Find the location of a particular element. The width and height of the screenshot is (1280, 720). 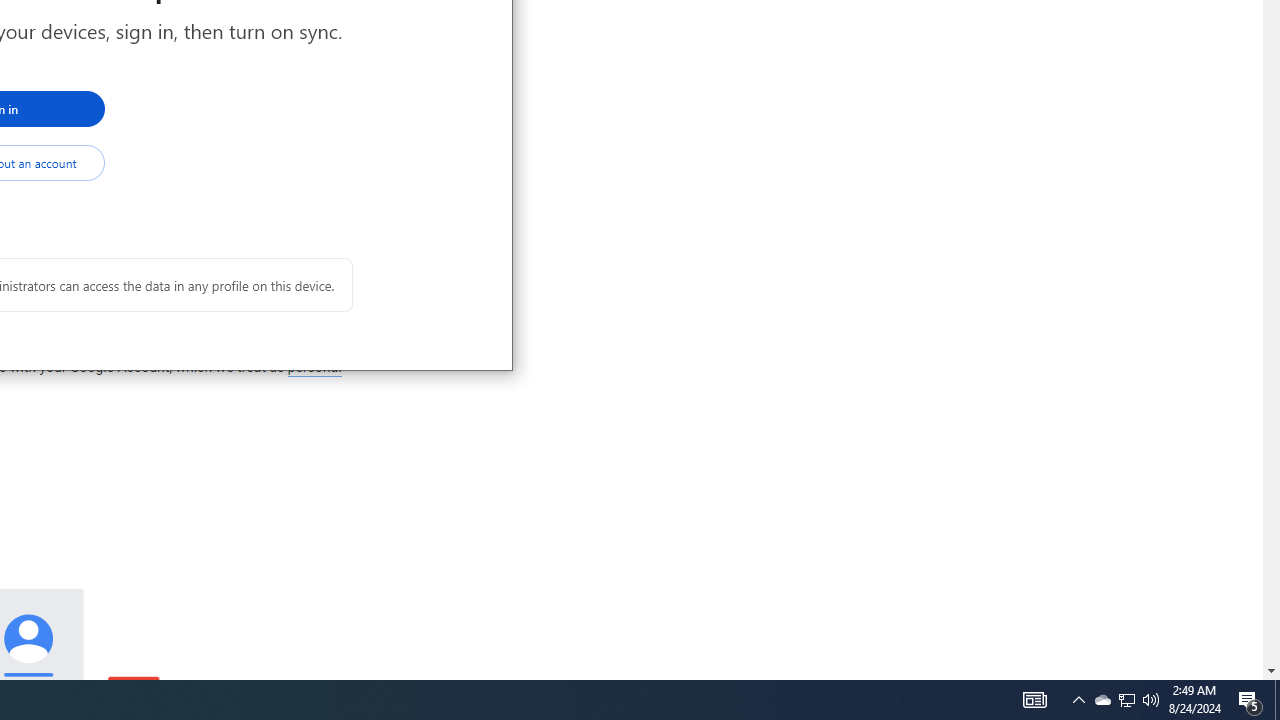

'Show desktop' is located at coordinates (1276, 698).